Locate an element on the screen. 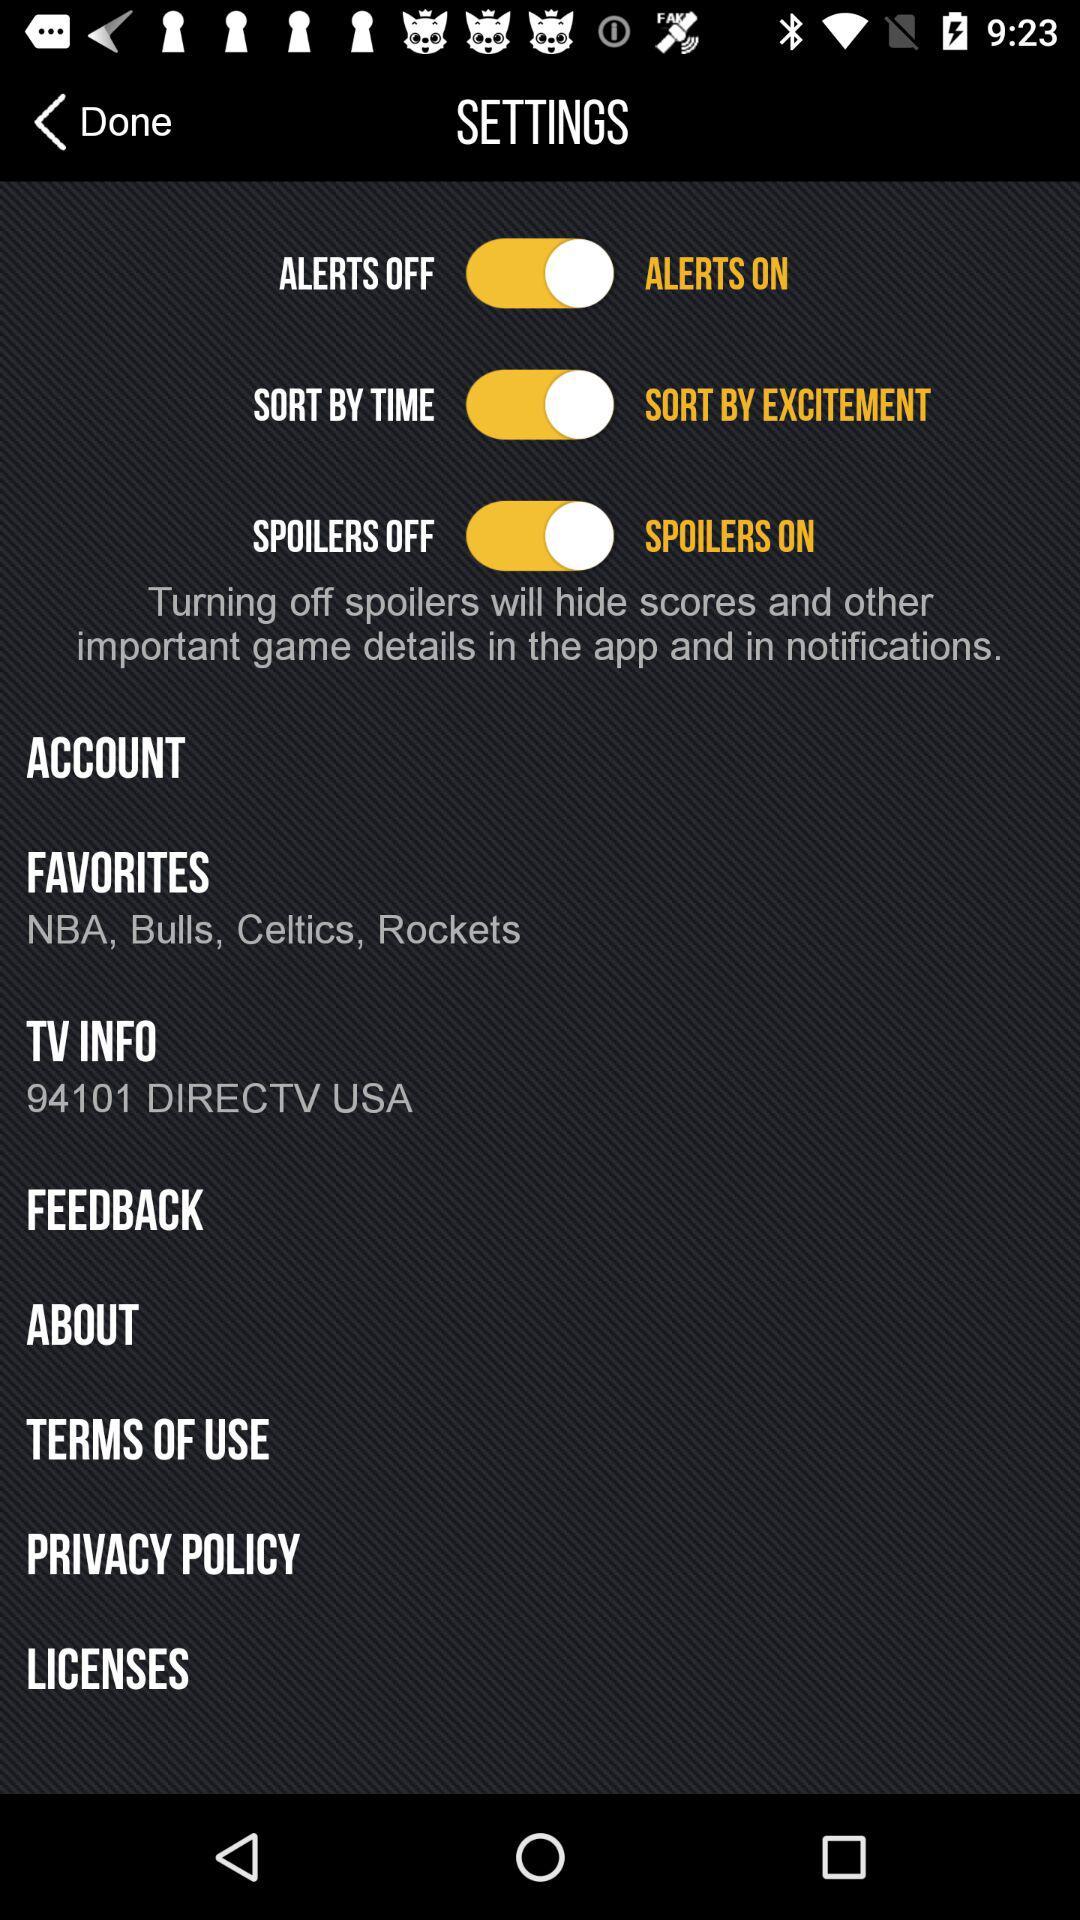 The height and width of the screenshot is (1920, 1080). alerts off item is located at coordinates (229, 272).